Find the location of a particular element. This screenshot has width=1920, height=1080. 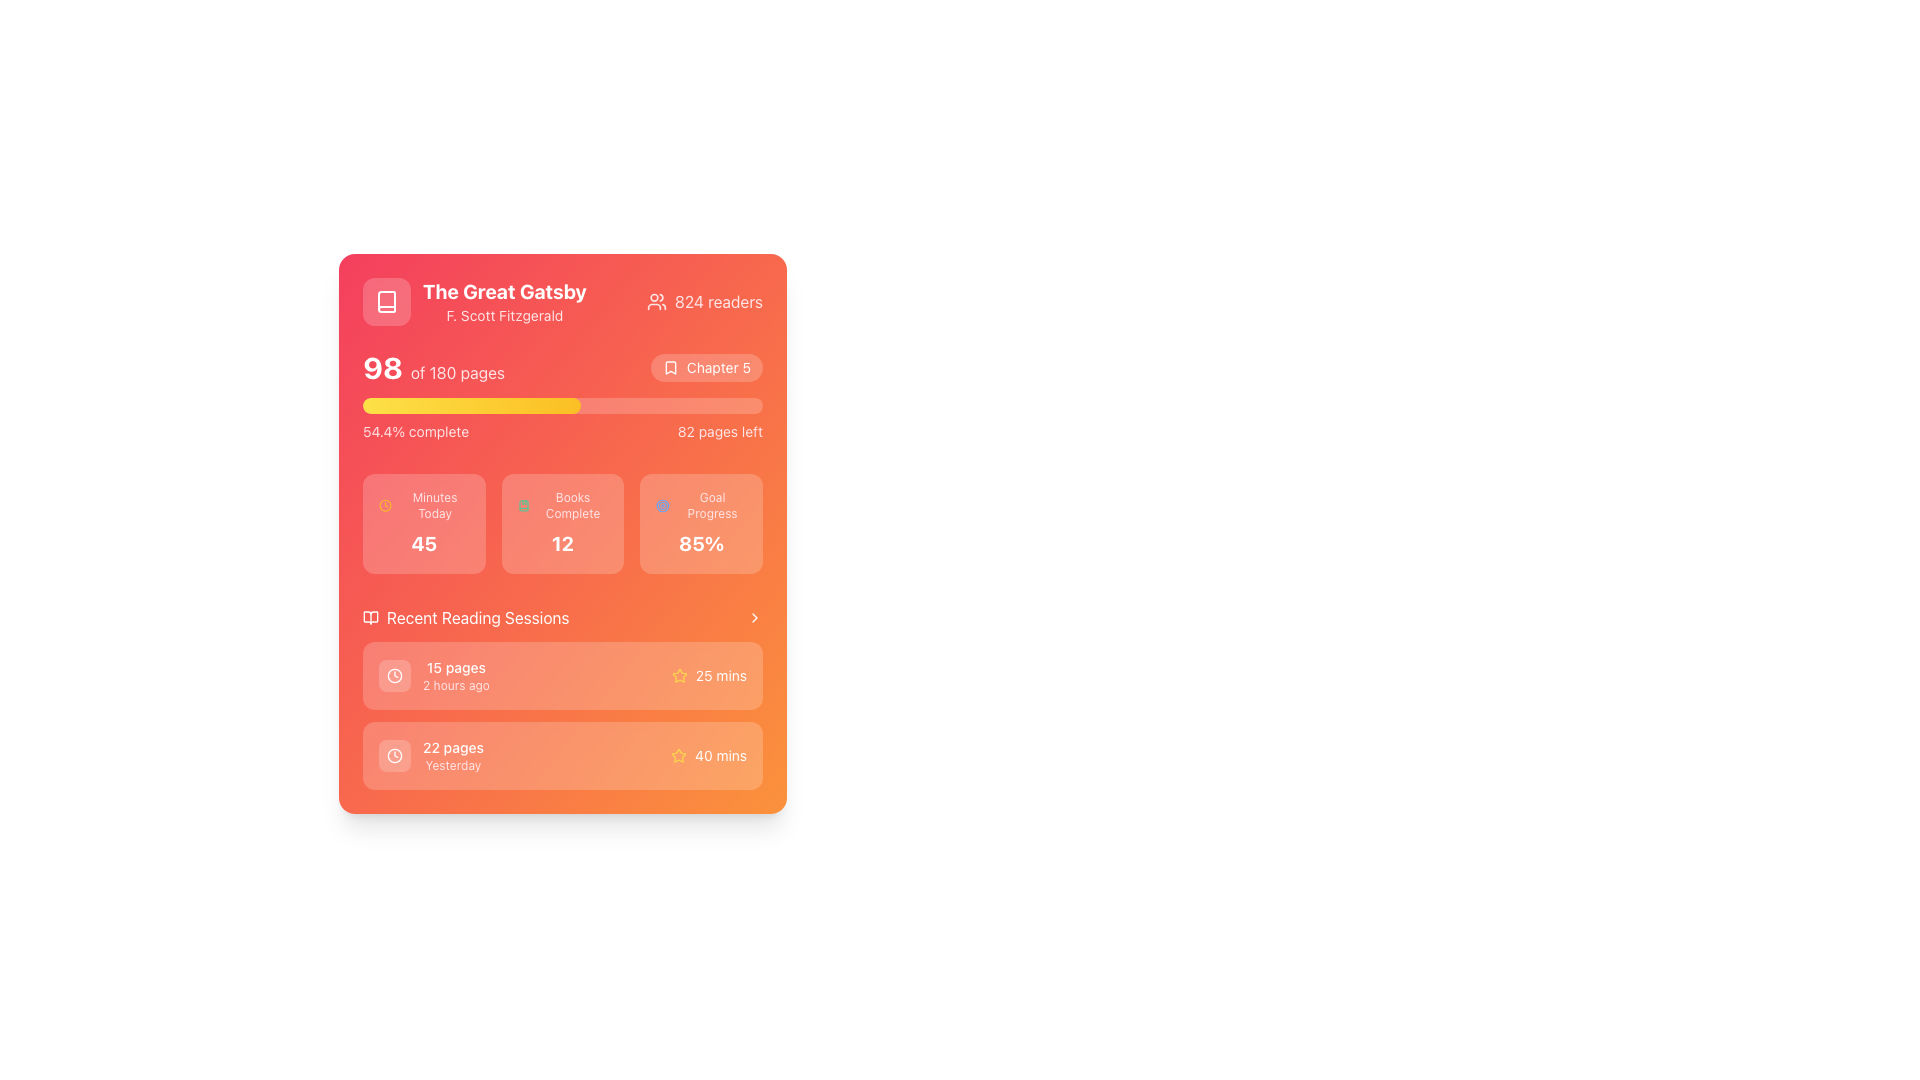

the bookmark icon located near the title 'The Great Gatsby' in the header section is located at coordinates (670, 367).